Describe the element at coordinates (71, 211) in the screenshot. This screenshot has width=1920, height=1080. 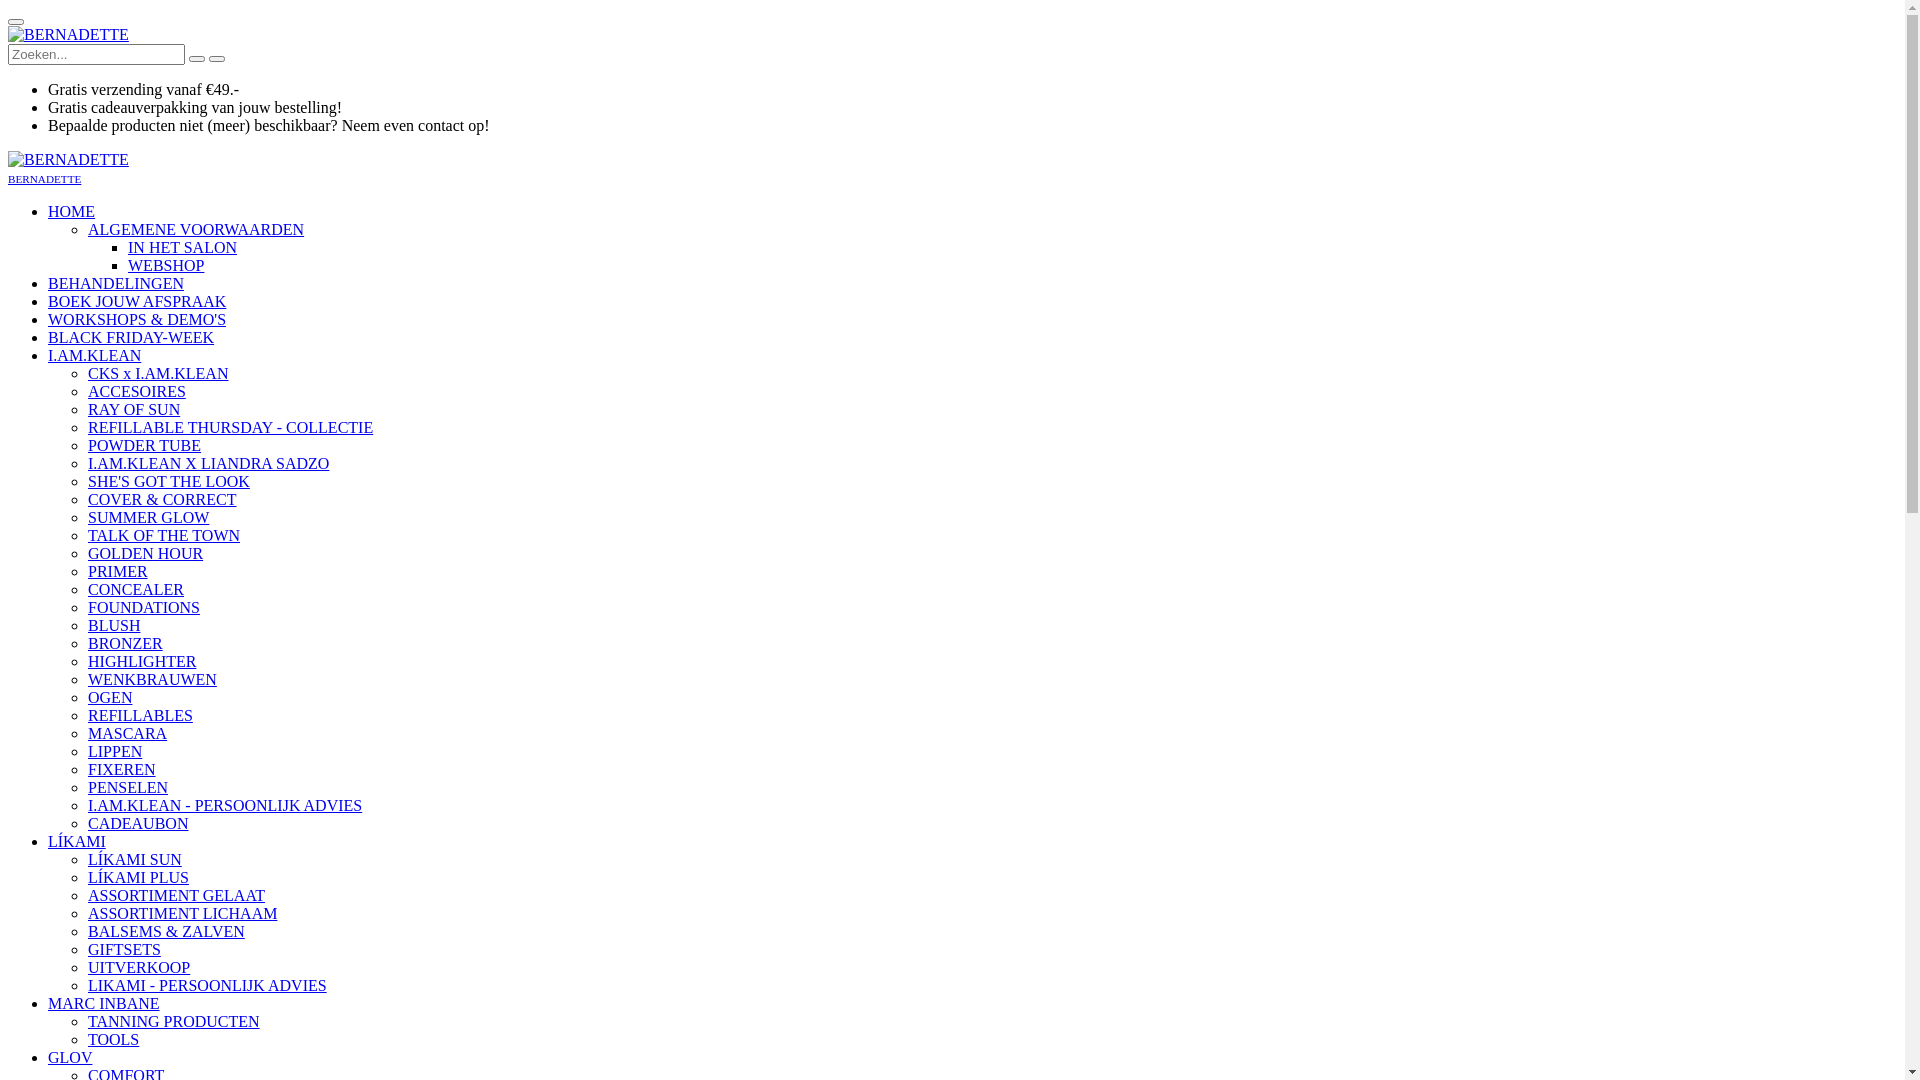
I see `'HOME'` at that location.